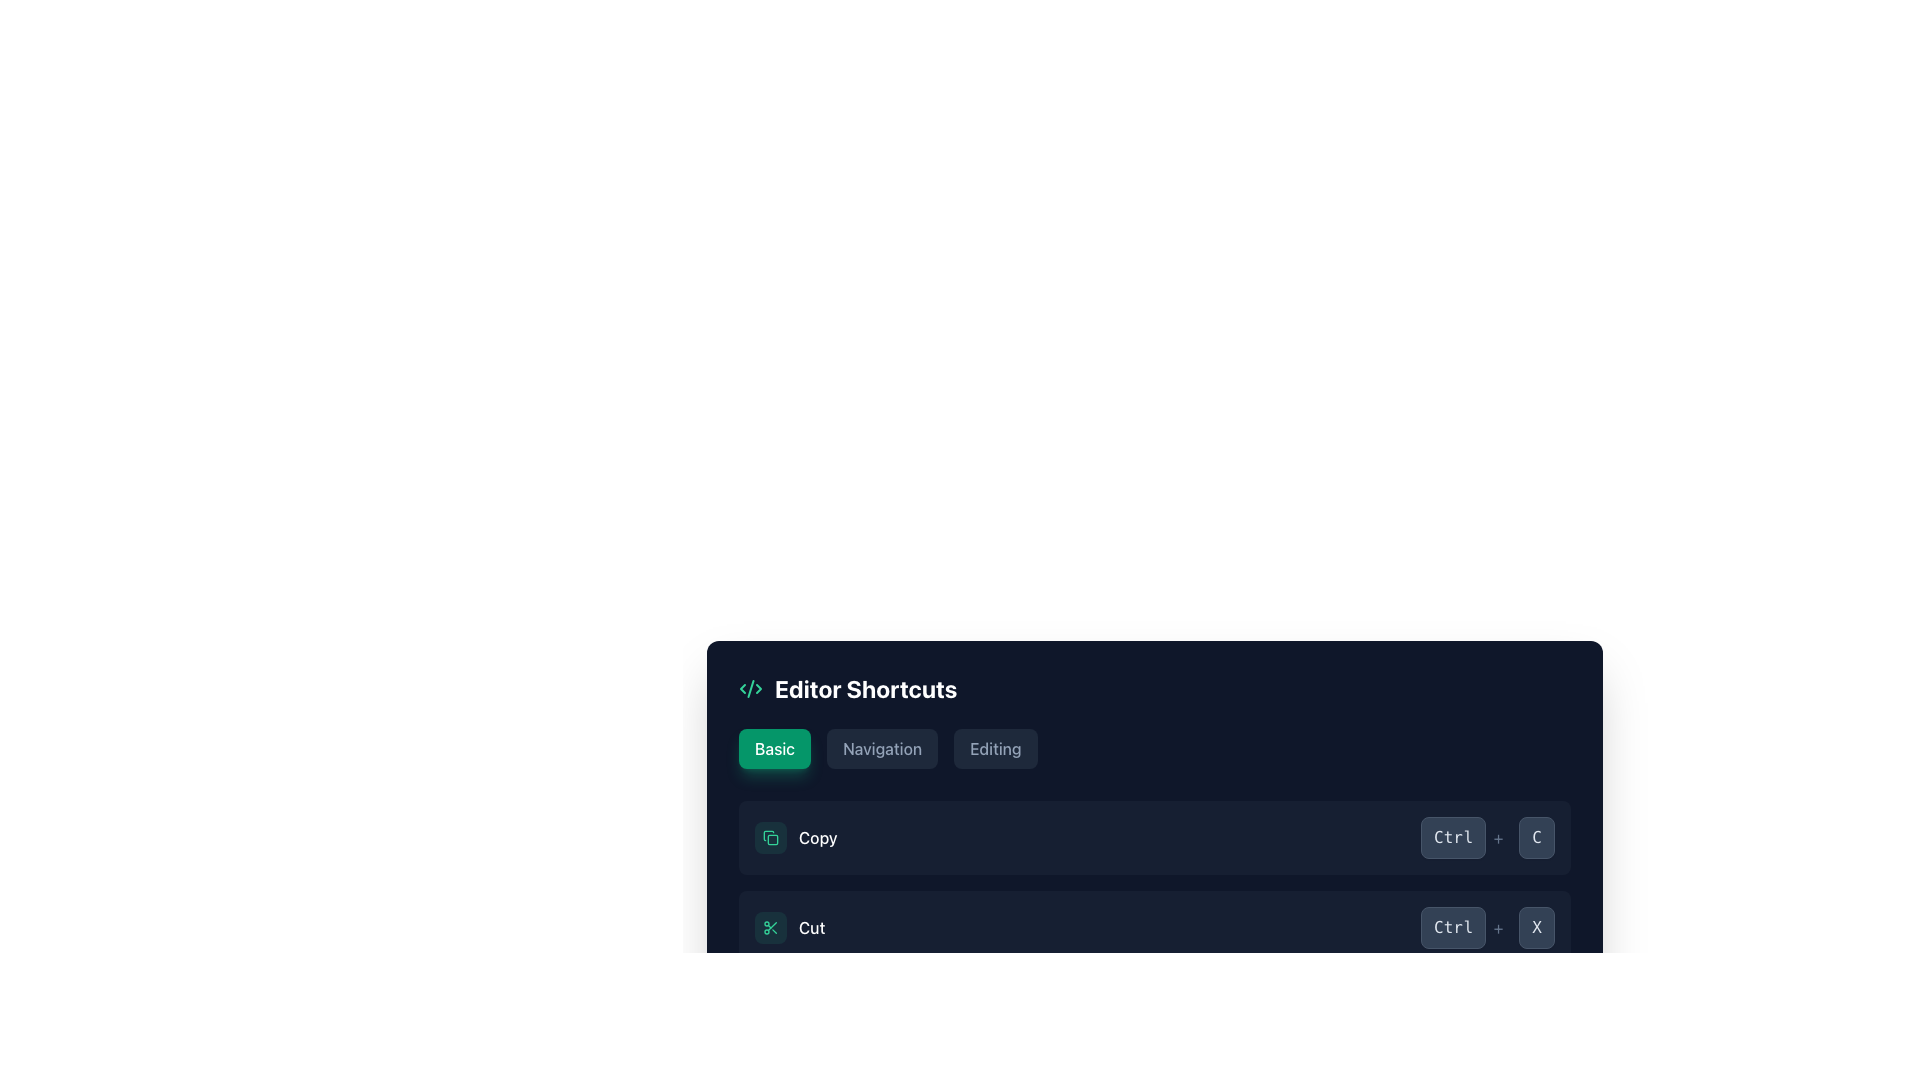 The width and height of the screenshot is (1920, 1080). Describe the element at coordinates (1488, 837) in the screenshot. I see `the Keyboard shortcut display for 'Ctrl + C', which is located in the top-right portion of the panel, visually aligned with other shortcut key displays` at that location.